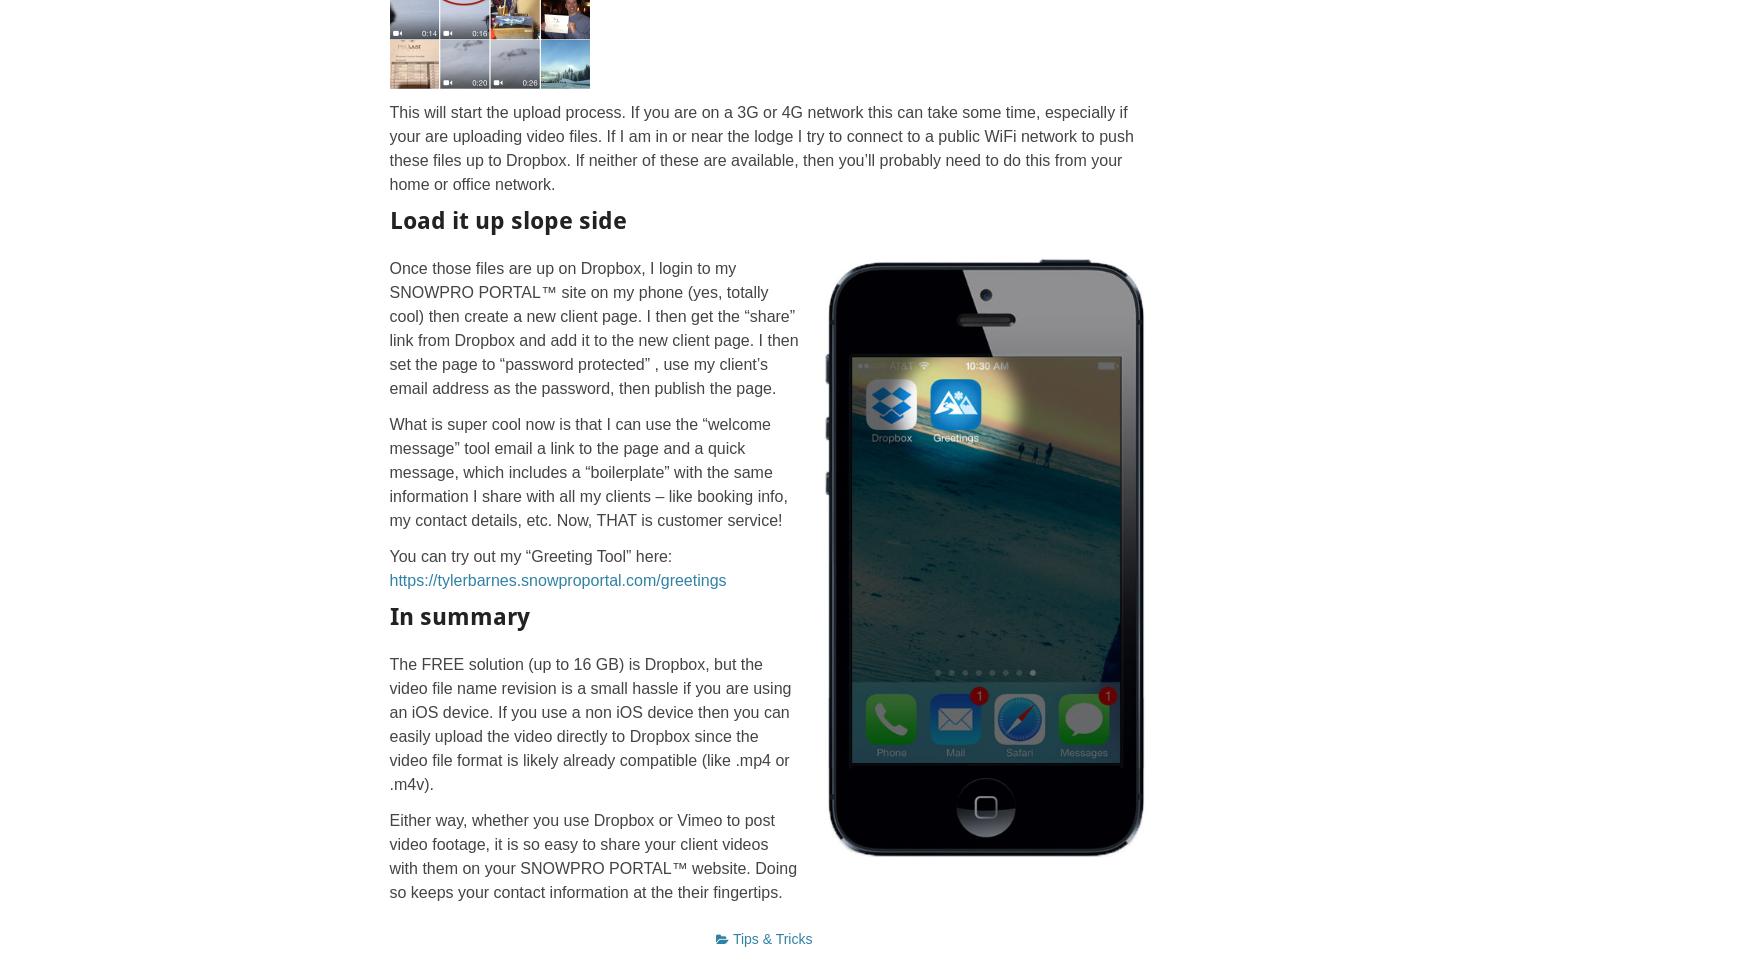  What do you see at coordinates (529, 555) in the screenshot?
I see `'You can try out my “Greeting Tool” here:'` at bounding box center [529, 555].